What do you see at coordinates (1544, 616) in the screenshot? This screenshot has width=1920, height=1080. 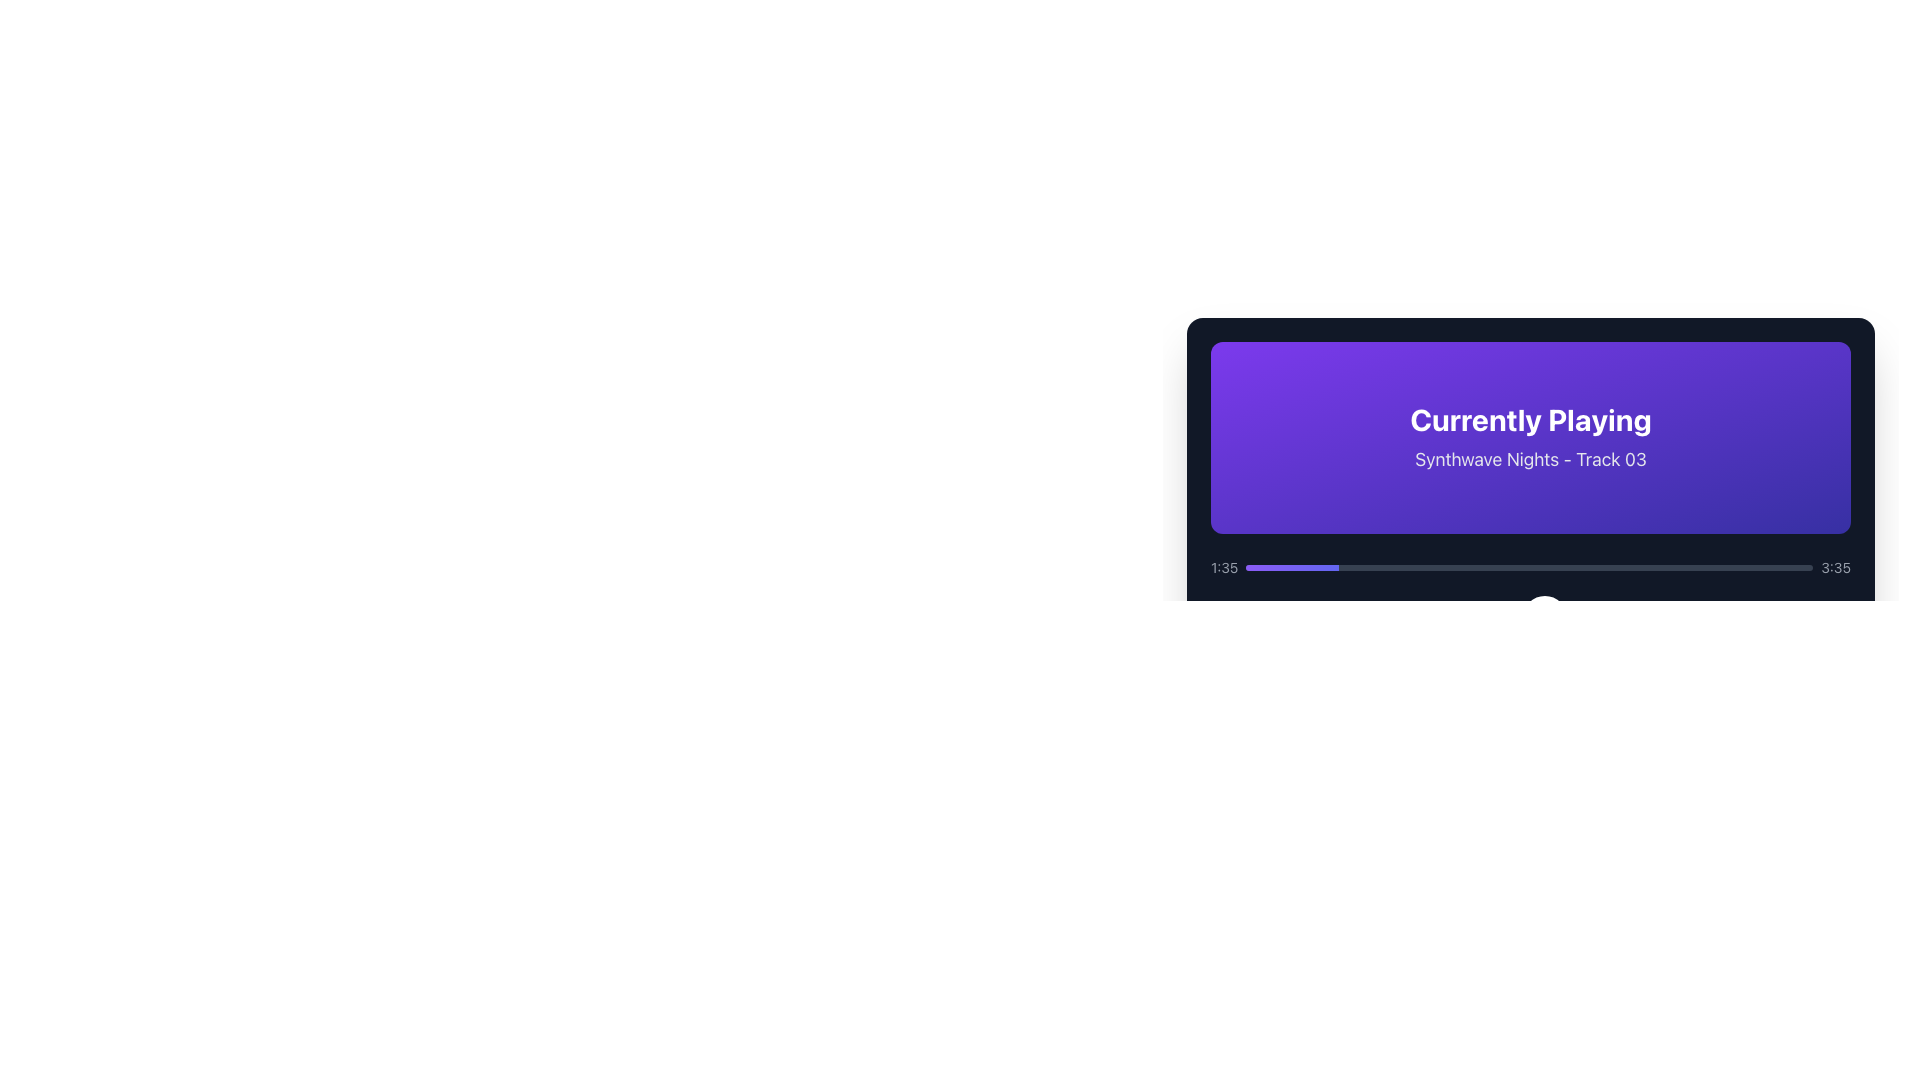 I see `the Seek bar handle, which is a small circular interactive component located centrally underneath the media player interface` at bounding box center [1544, 616].